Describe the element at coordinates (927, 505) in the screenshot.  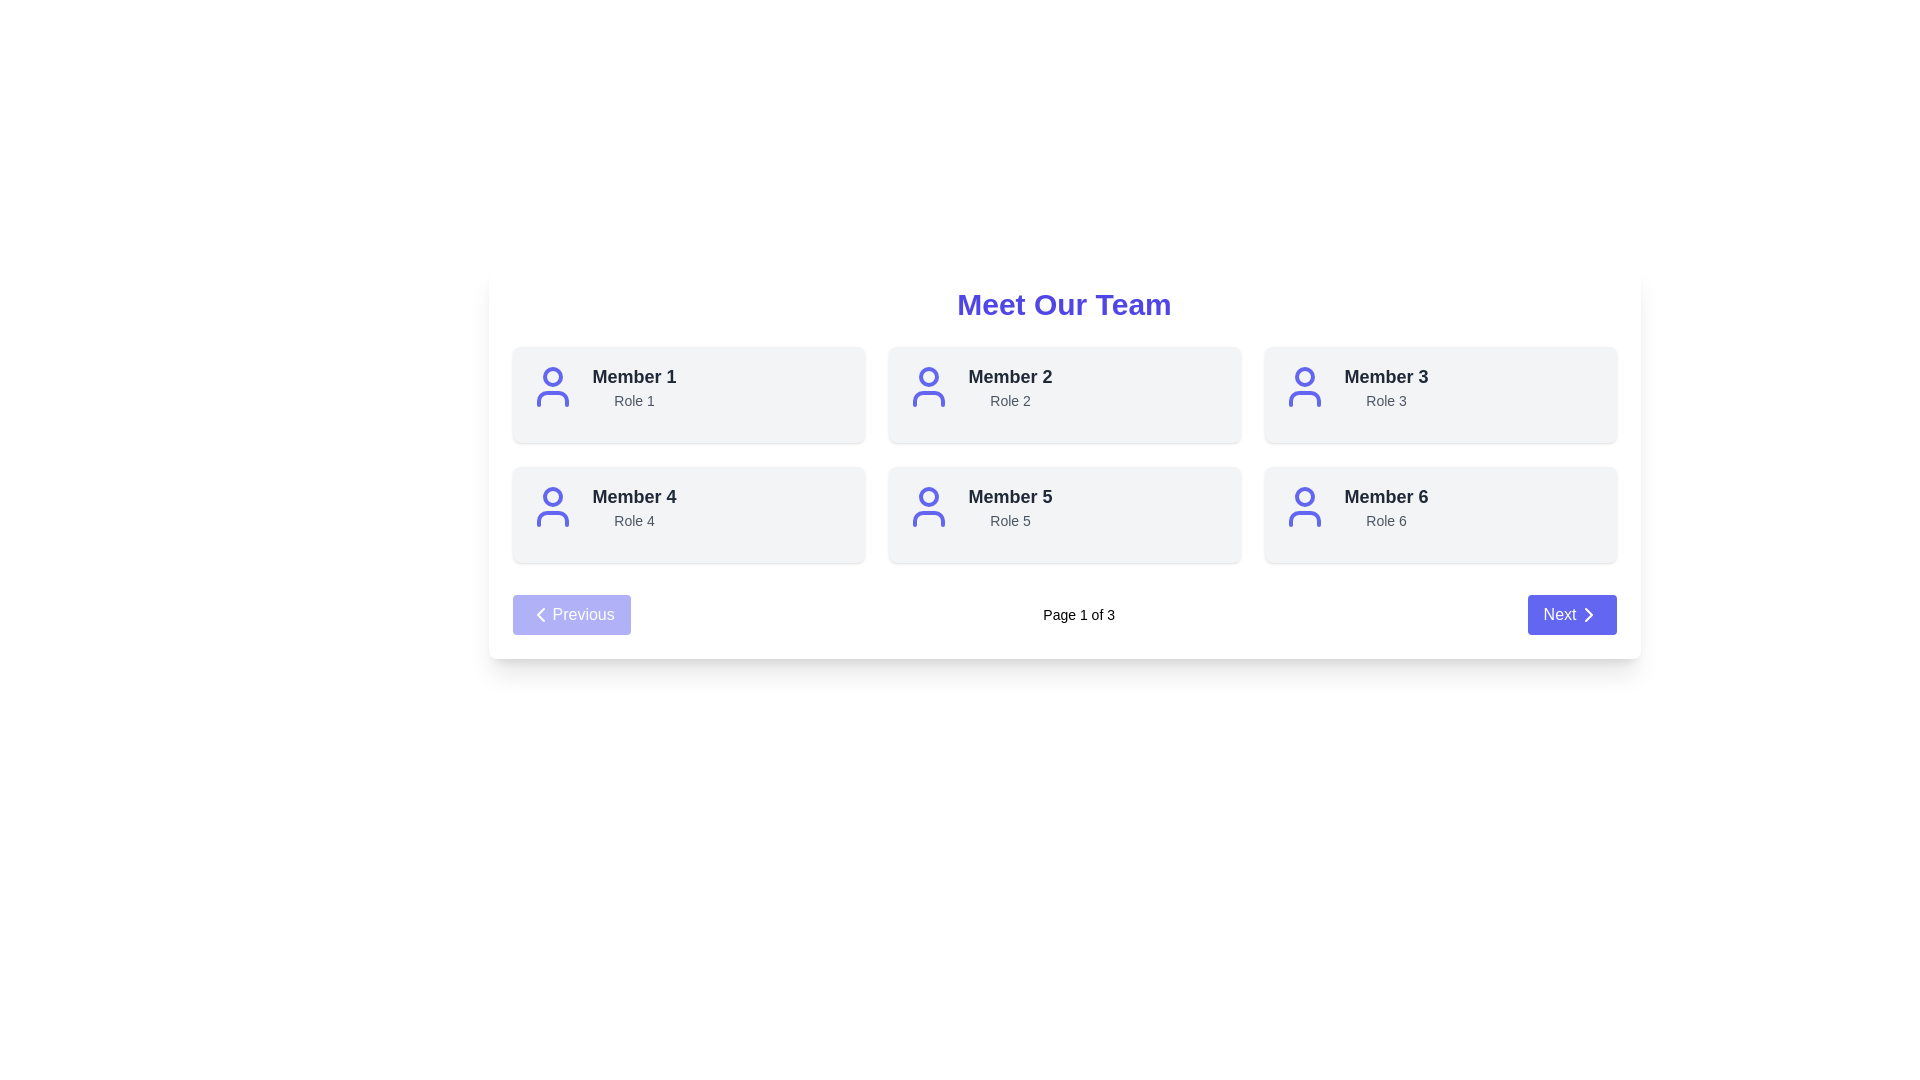
I see `the user avatar icon located in the upper left section of the fifth card displaying 'Member 5' and 'Role 5'` at that location.